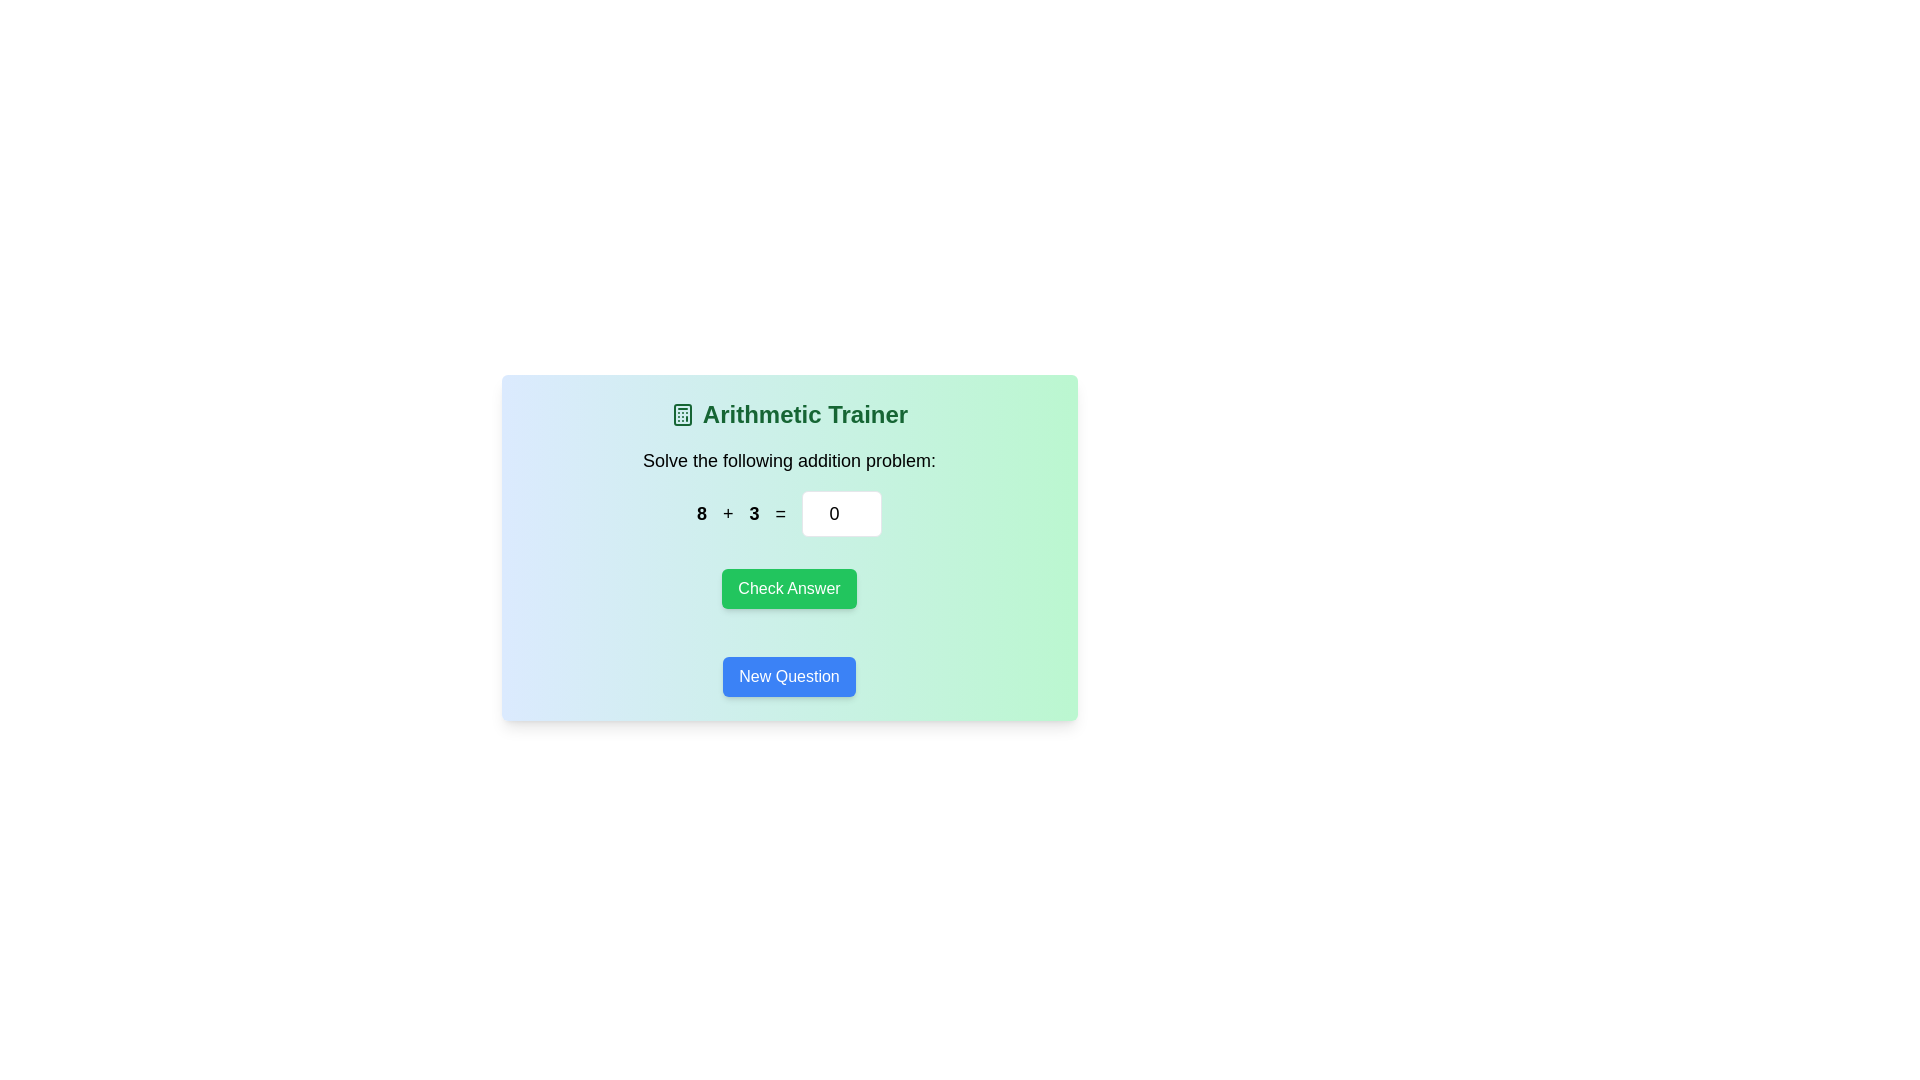 The height and width of the screenshot is (1080, 1920). Describe the element at coordinates (779, 512) in the screenshot. I see `the static text label that separates the operand '3' and the answer input field in the arithmetic expression` at that location.